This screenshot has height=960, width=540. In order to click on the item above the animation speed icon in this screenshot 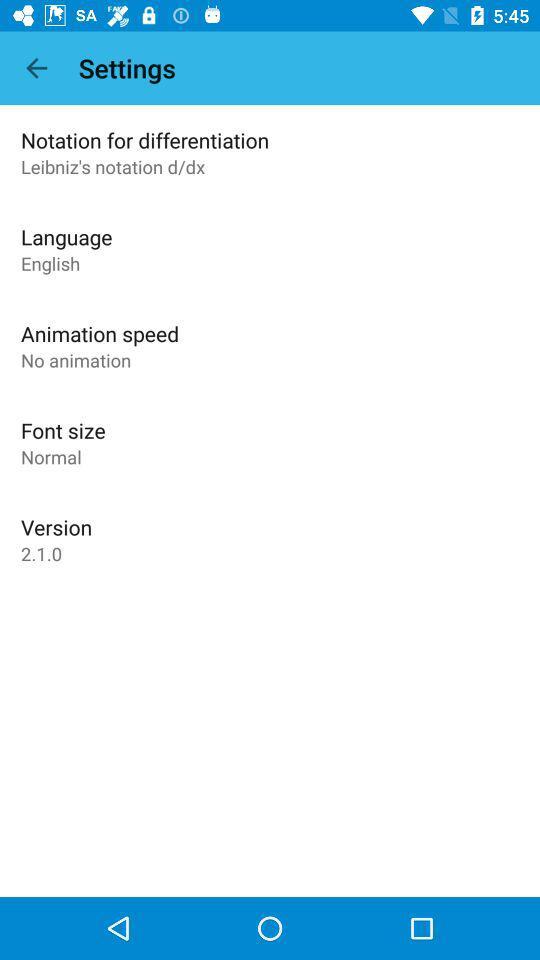, I will do `click(50, 262)`.